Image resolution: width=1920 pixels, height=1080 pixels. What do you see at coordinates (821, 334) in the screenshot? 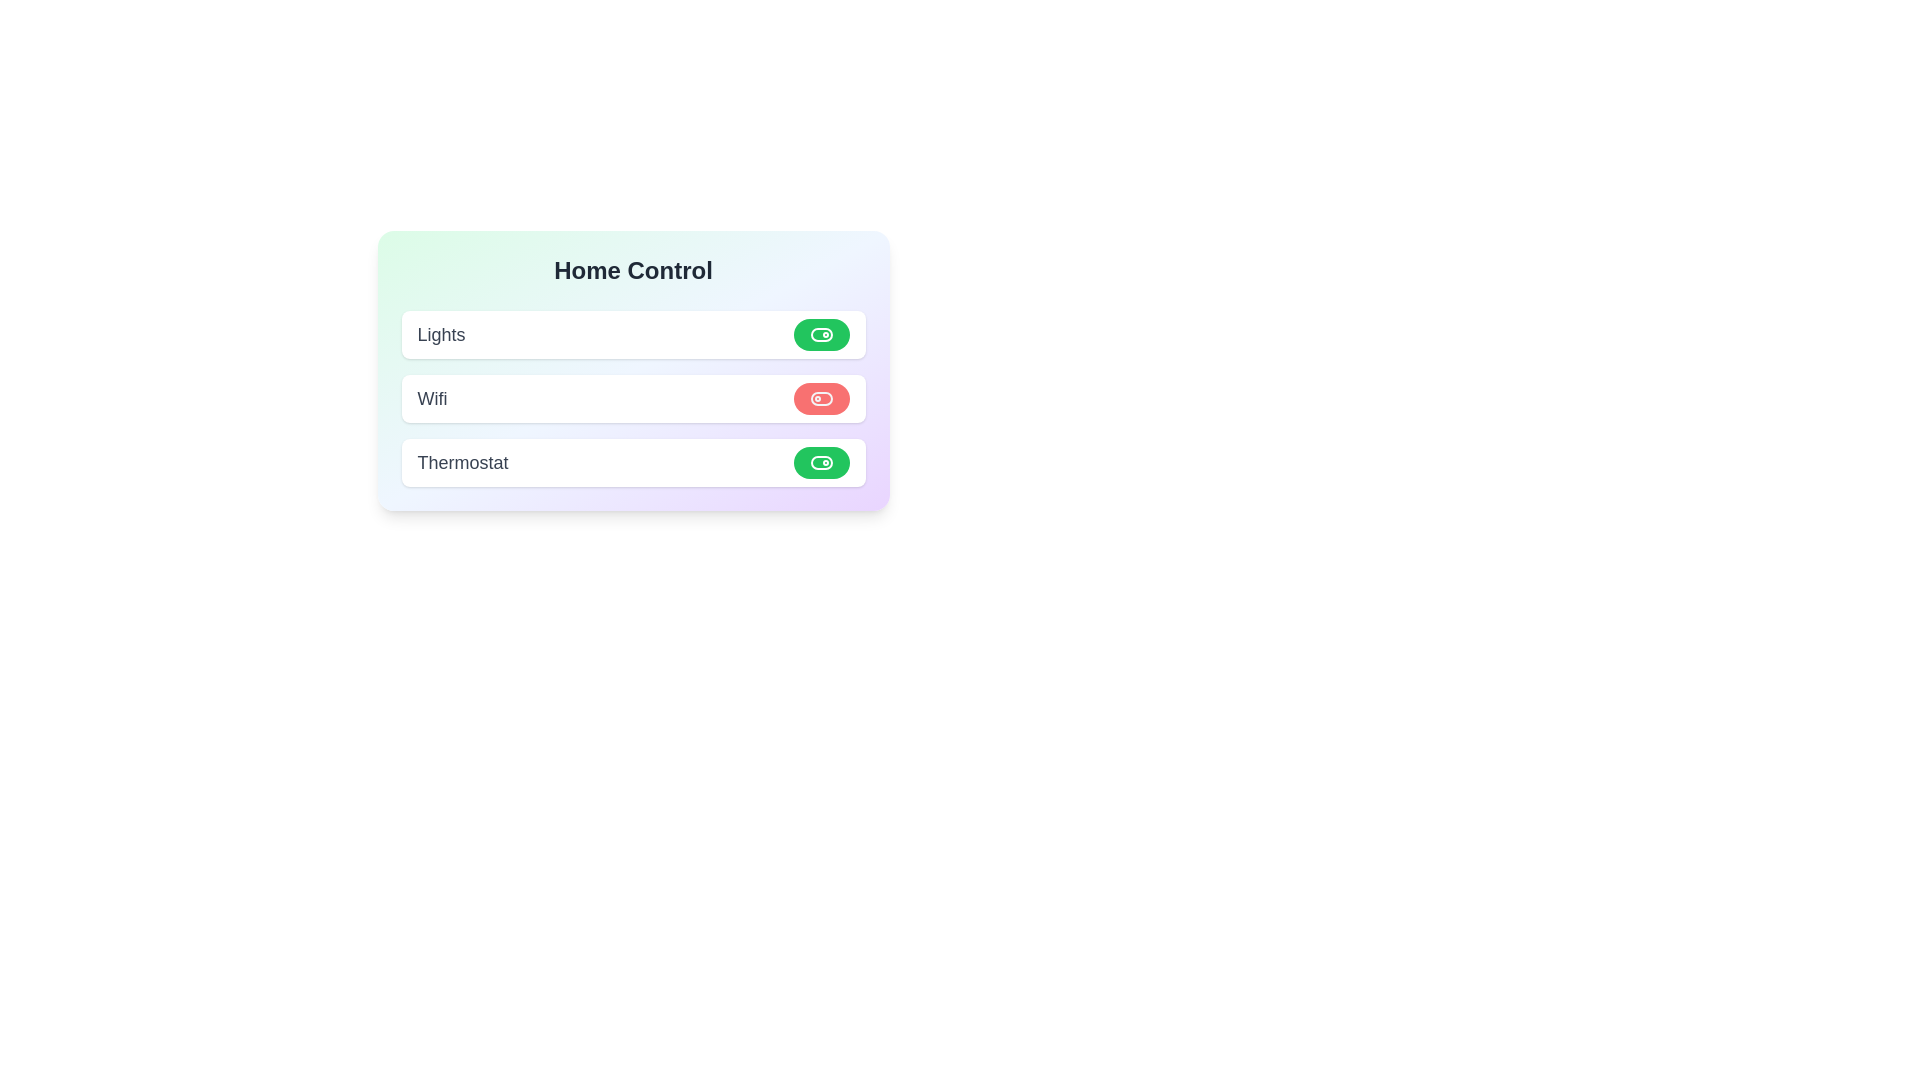
I see `the toggle switch located to the right of the word 'lights' to change its state` at bounding box center [821, 334].